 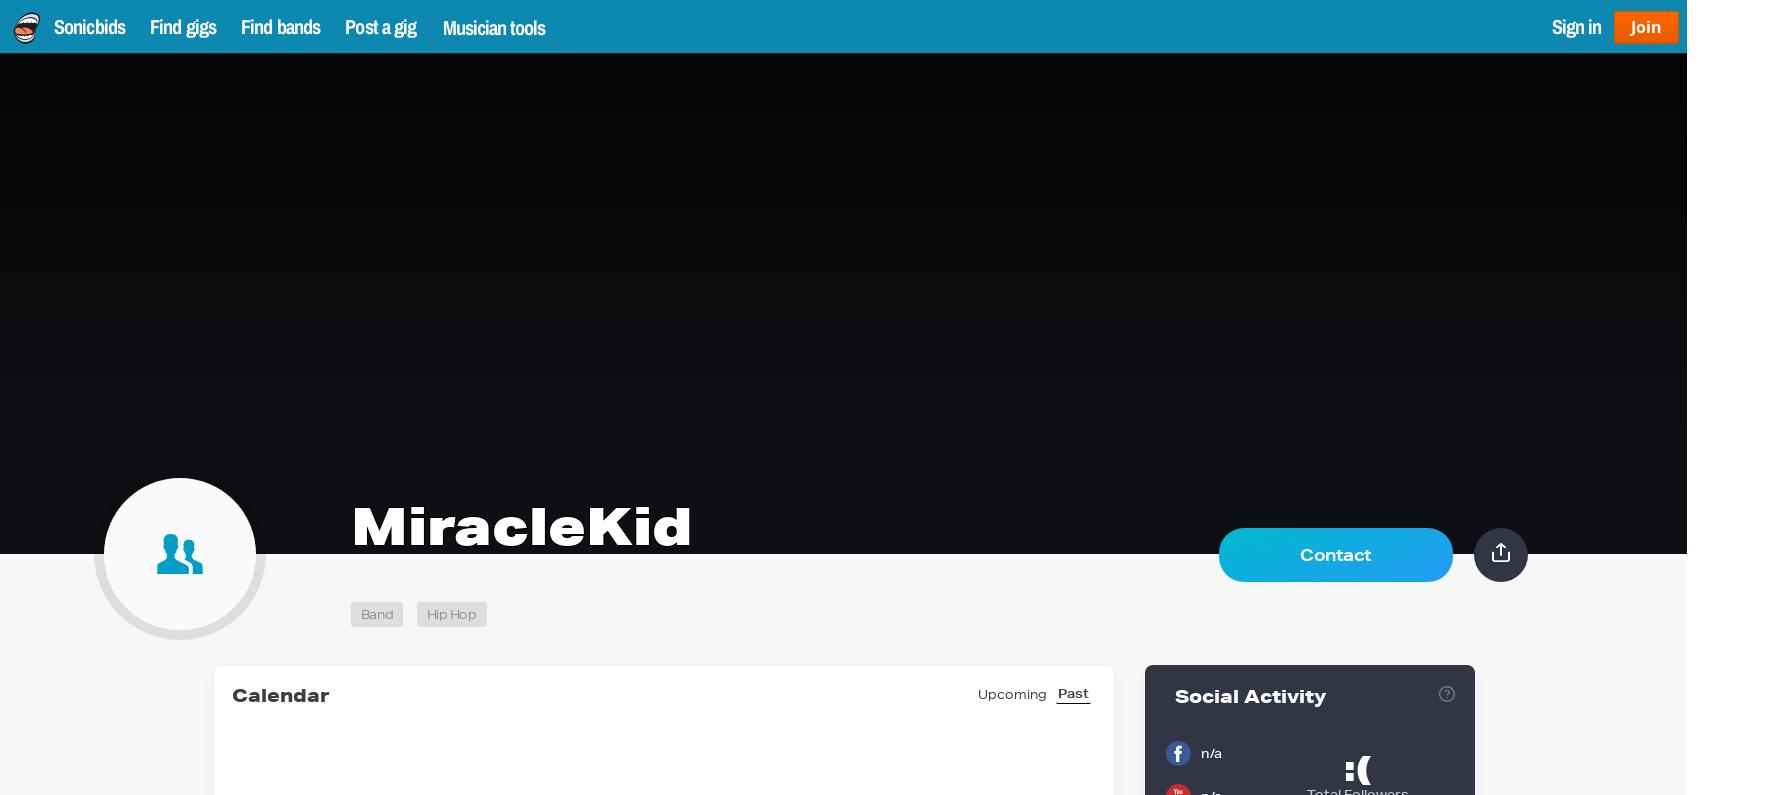 What do you see at coordinates (1629, 24) in the screenshot?
I see `'Join'` at bounding box center [1629, 24].